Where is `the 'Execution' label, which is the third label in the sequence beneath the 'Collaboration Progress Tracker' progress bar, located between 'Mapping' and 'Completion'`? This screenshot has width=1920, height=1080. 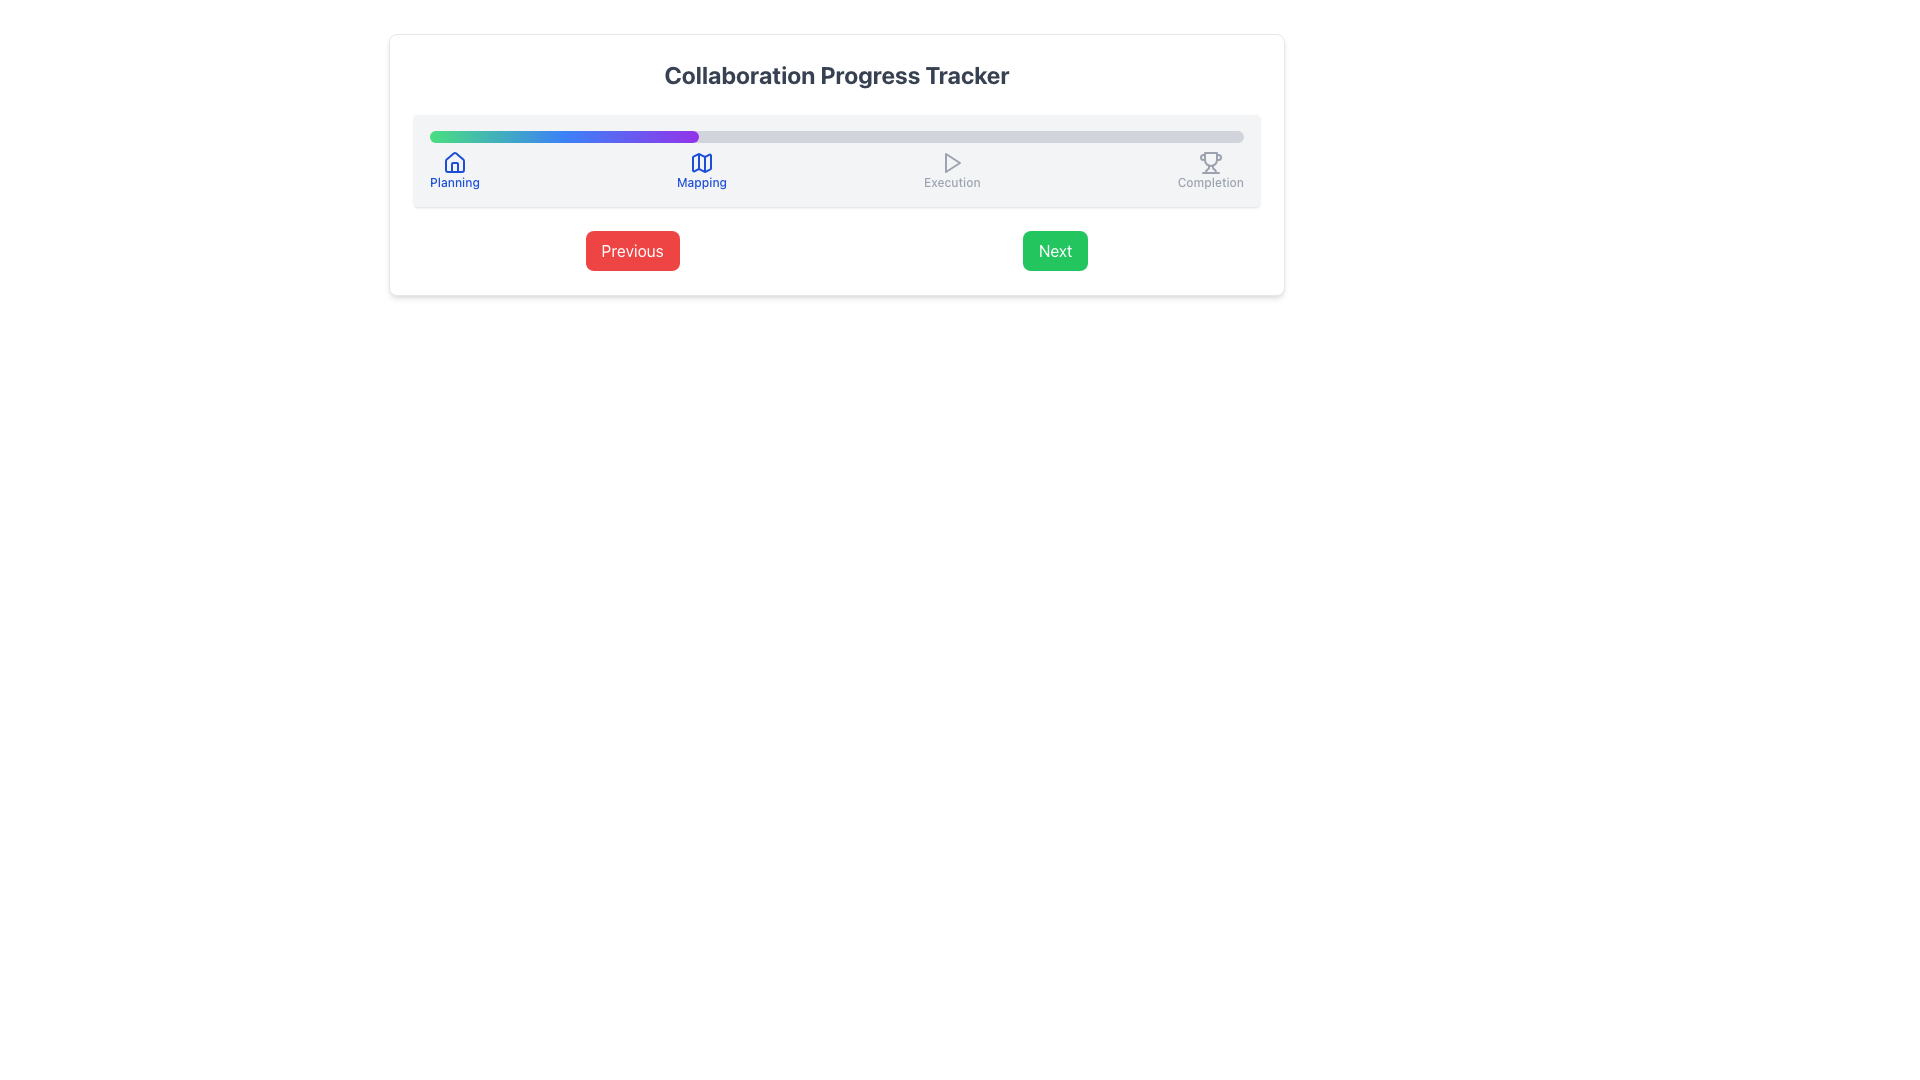 the 'Execution' label, which is the third label in the sequence beneath the 'Collaboration Progress Tracker' progress bar, located between 'Mapping' and 'Completion' is located at coordinates (951, 182).